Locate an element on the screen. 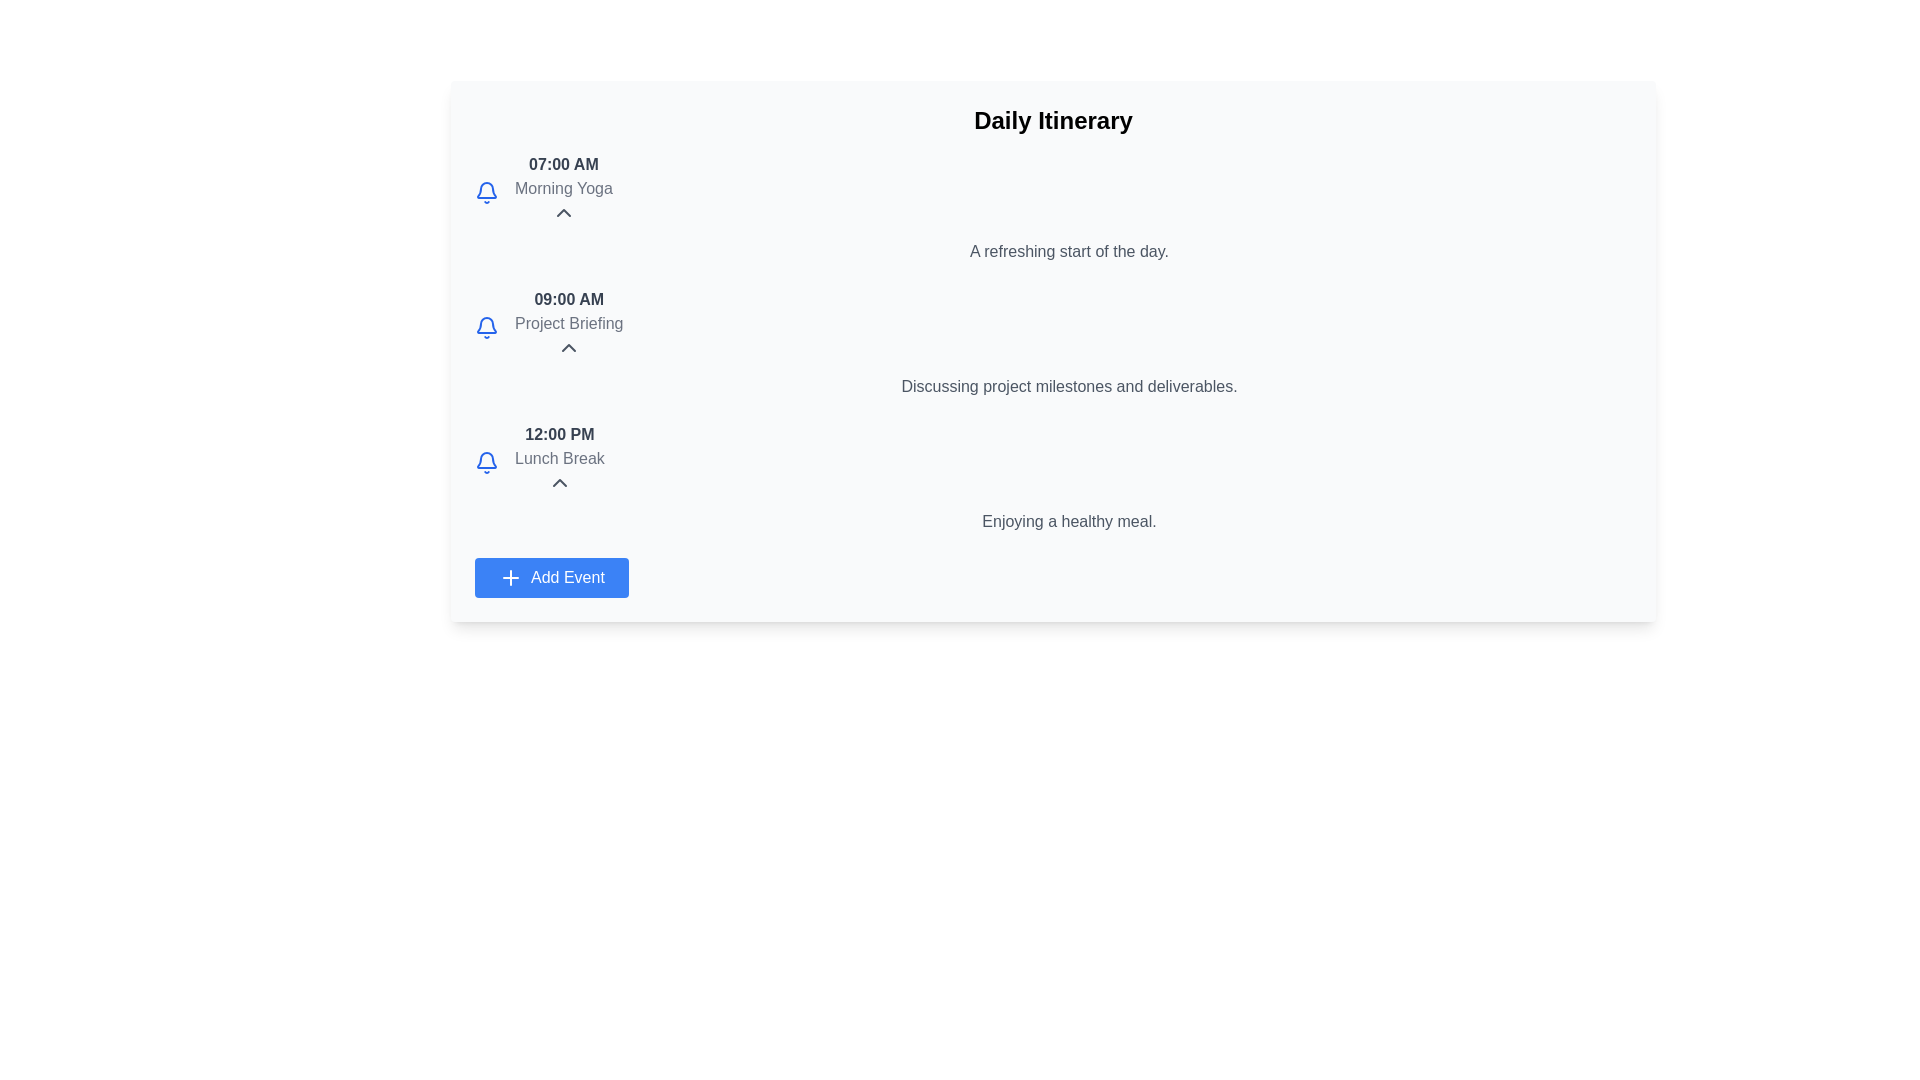 Image resolution: width=1920 pixels, height=1080 pixels. the upward-pointing caret associated with the 'Project Briefing' text element is located at coordinates (568, 326).